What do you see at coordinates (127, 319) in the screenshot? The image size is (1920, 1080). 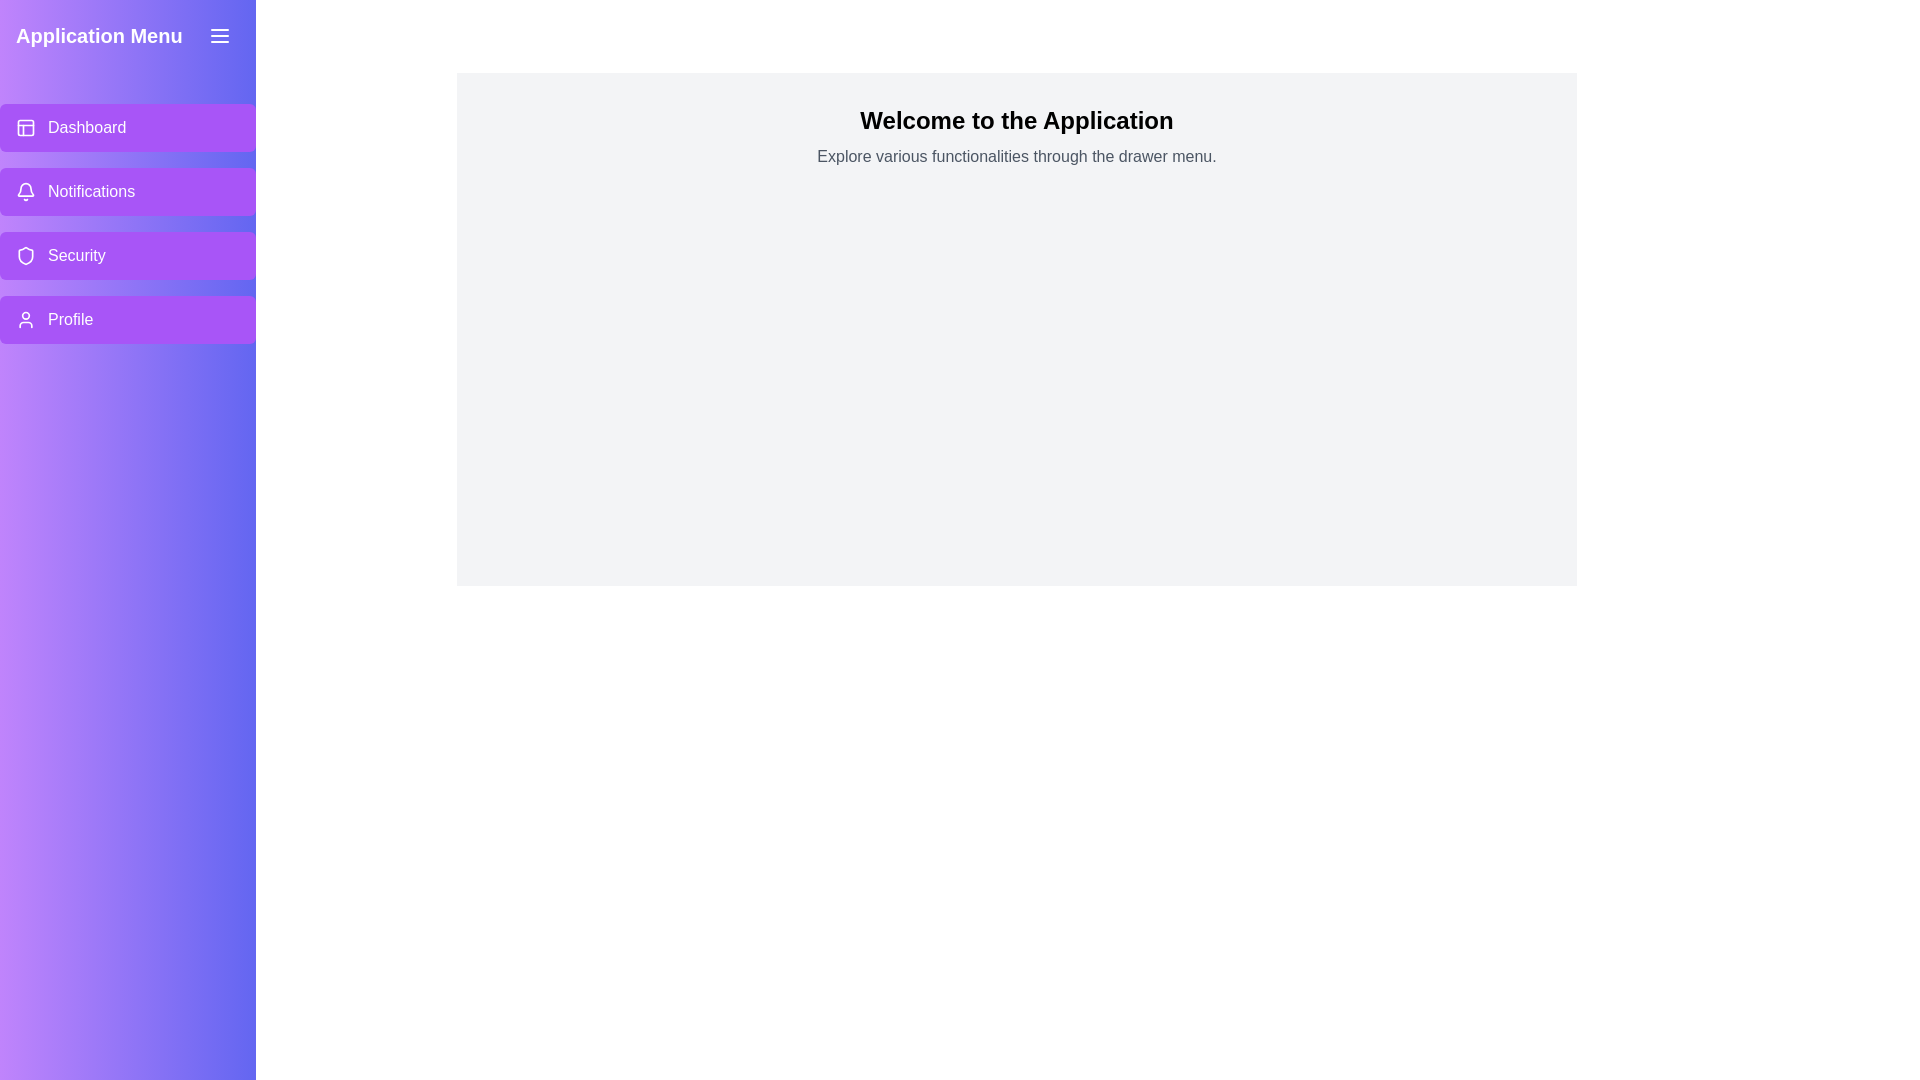 I see `the menu item labeled Profile to highlight it` at bounding box center [127, 319].